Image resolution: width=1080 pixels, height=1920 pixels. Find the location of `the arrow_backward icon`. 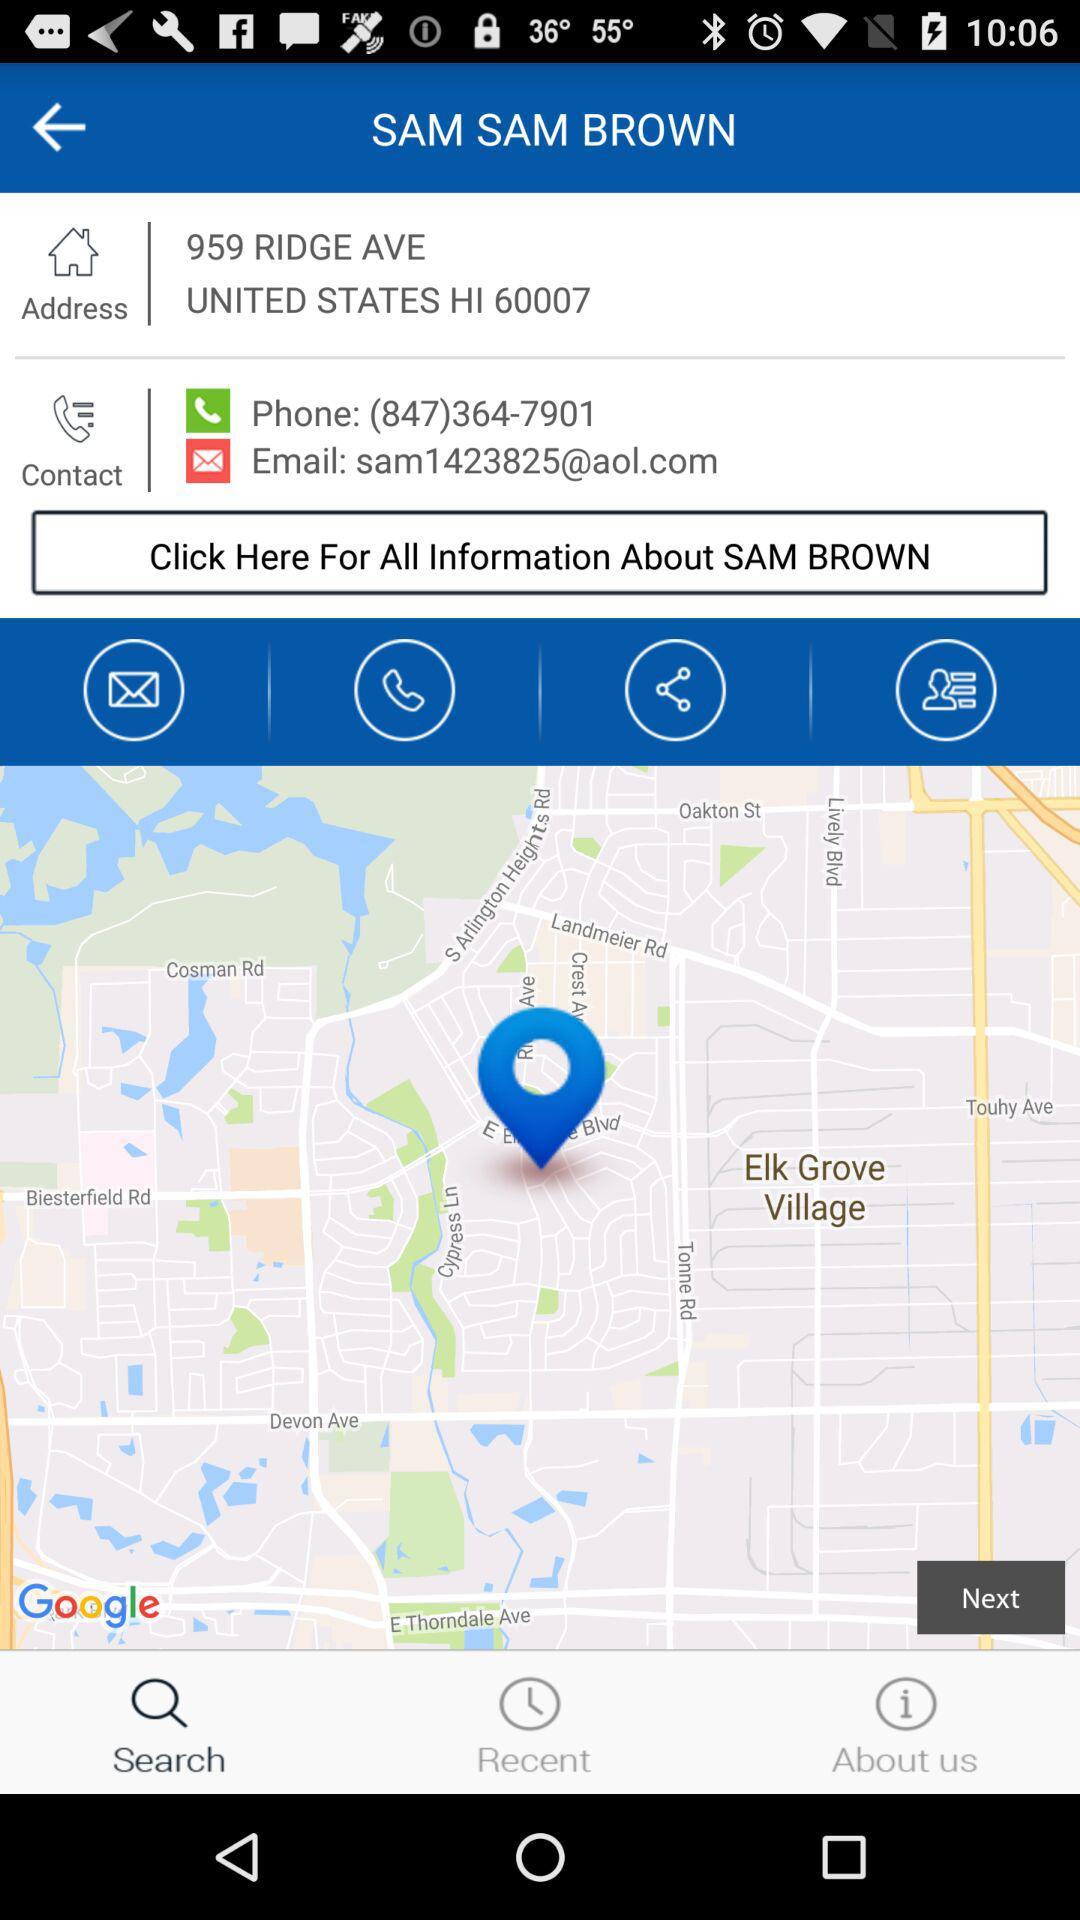

the arrow_backward icon is located at coordinates (675, 738).